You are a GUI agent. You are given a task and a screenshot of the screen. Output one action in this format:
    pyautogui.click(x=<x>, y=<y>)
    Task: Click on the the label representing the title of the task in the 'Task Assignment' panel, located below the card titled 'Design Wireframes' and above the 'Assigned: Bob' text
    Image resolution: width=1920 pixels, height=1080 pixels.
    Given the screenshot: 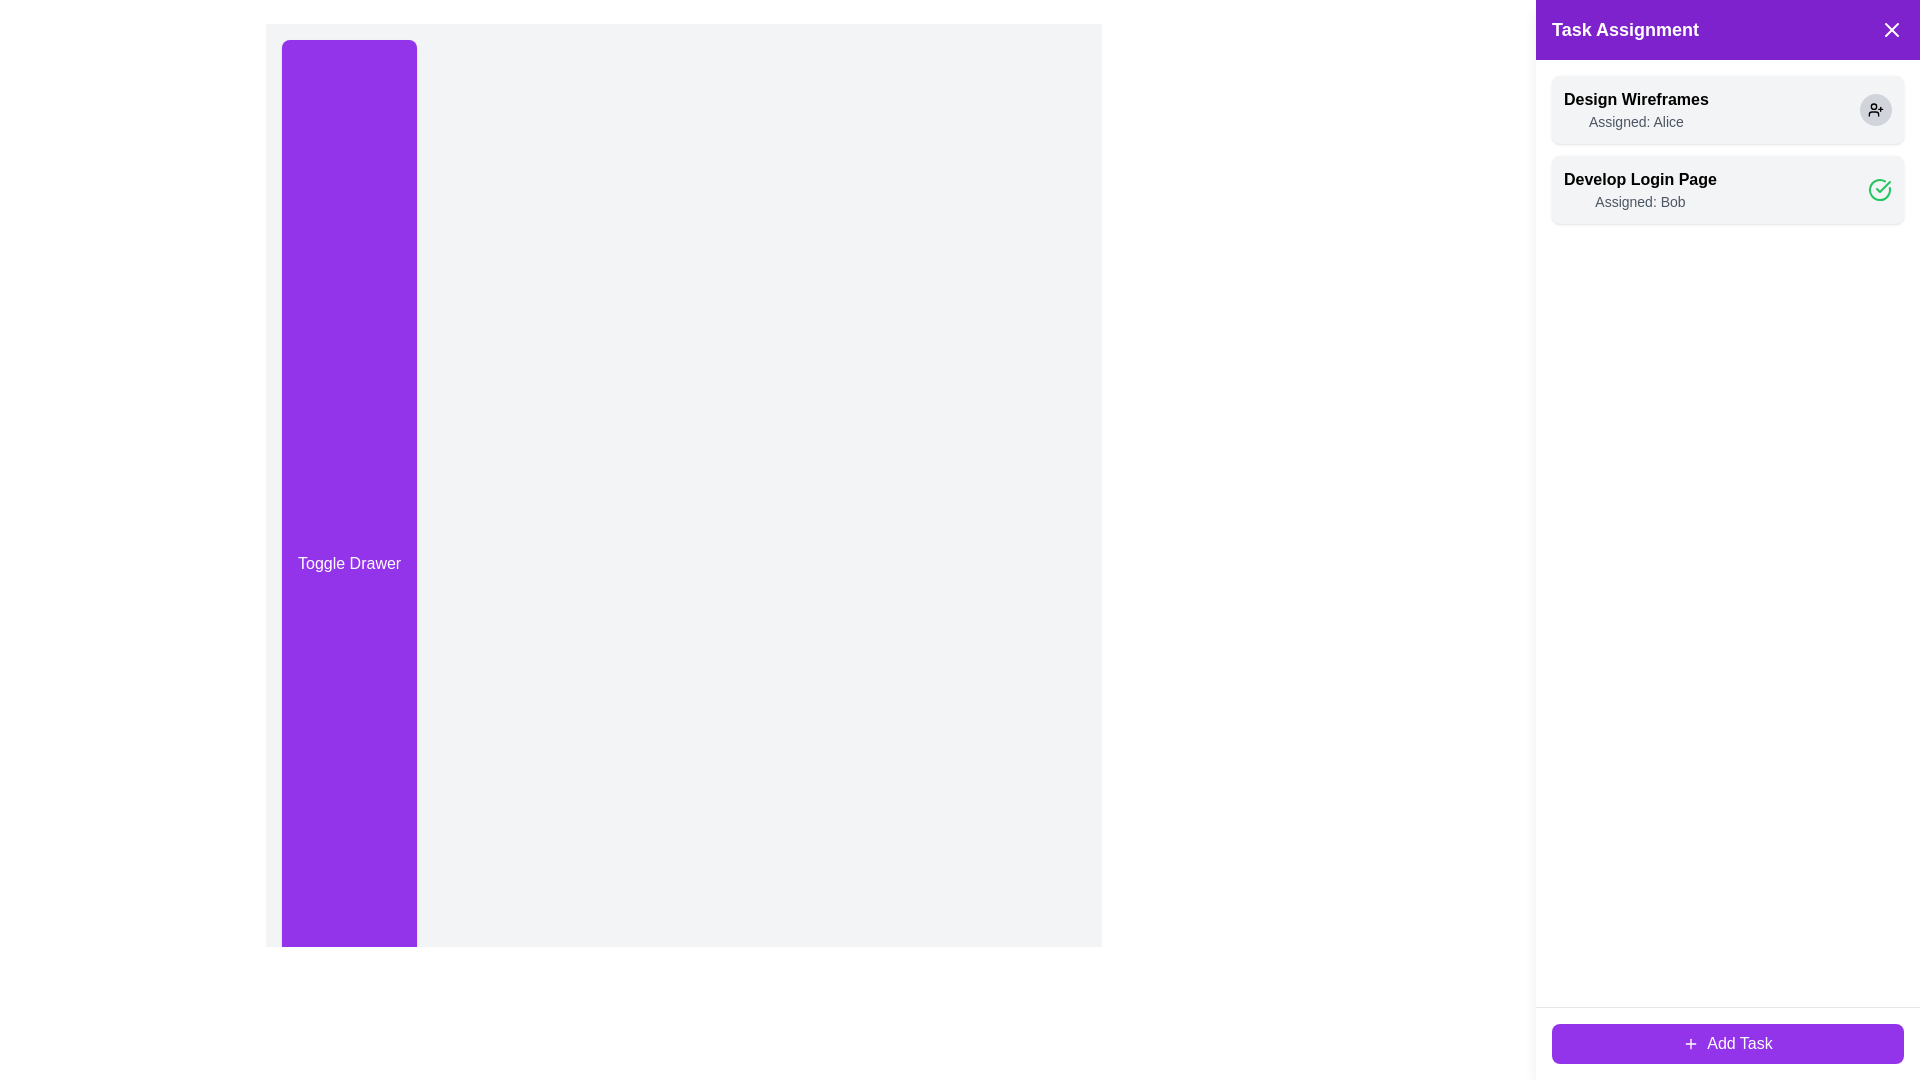 What is the action you would take?
    pyautogui.click(x=1640, y=180)
    